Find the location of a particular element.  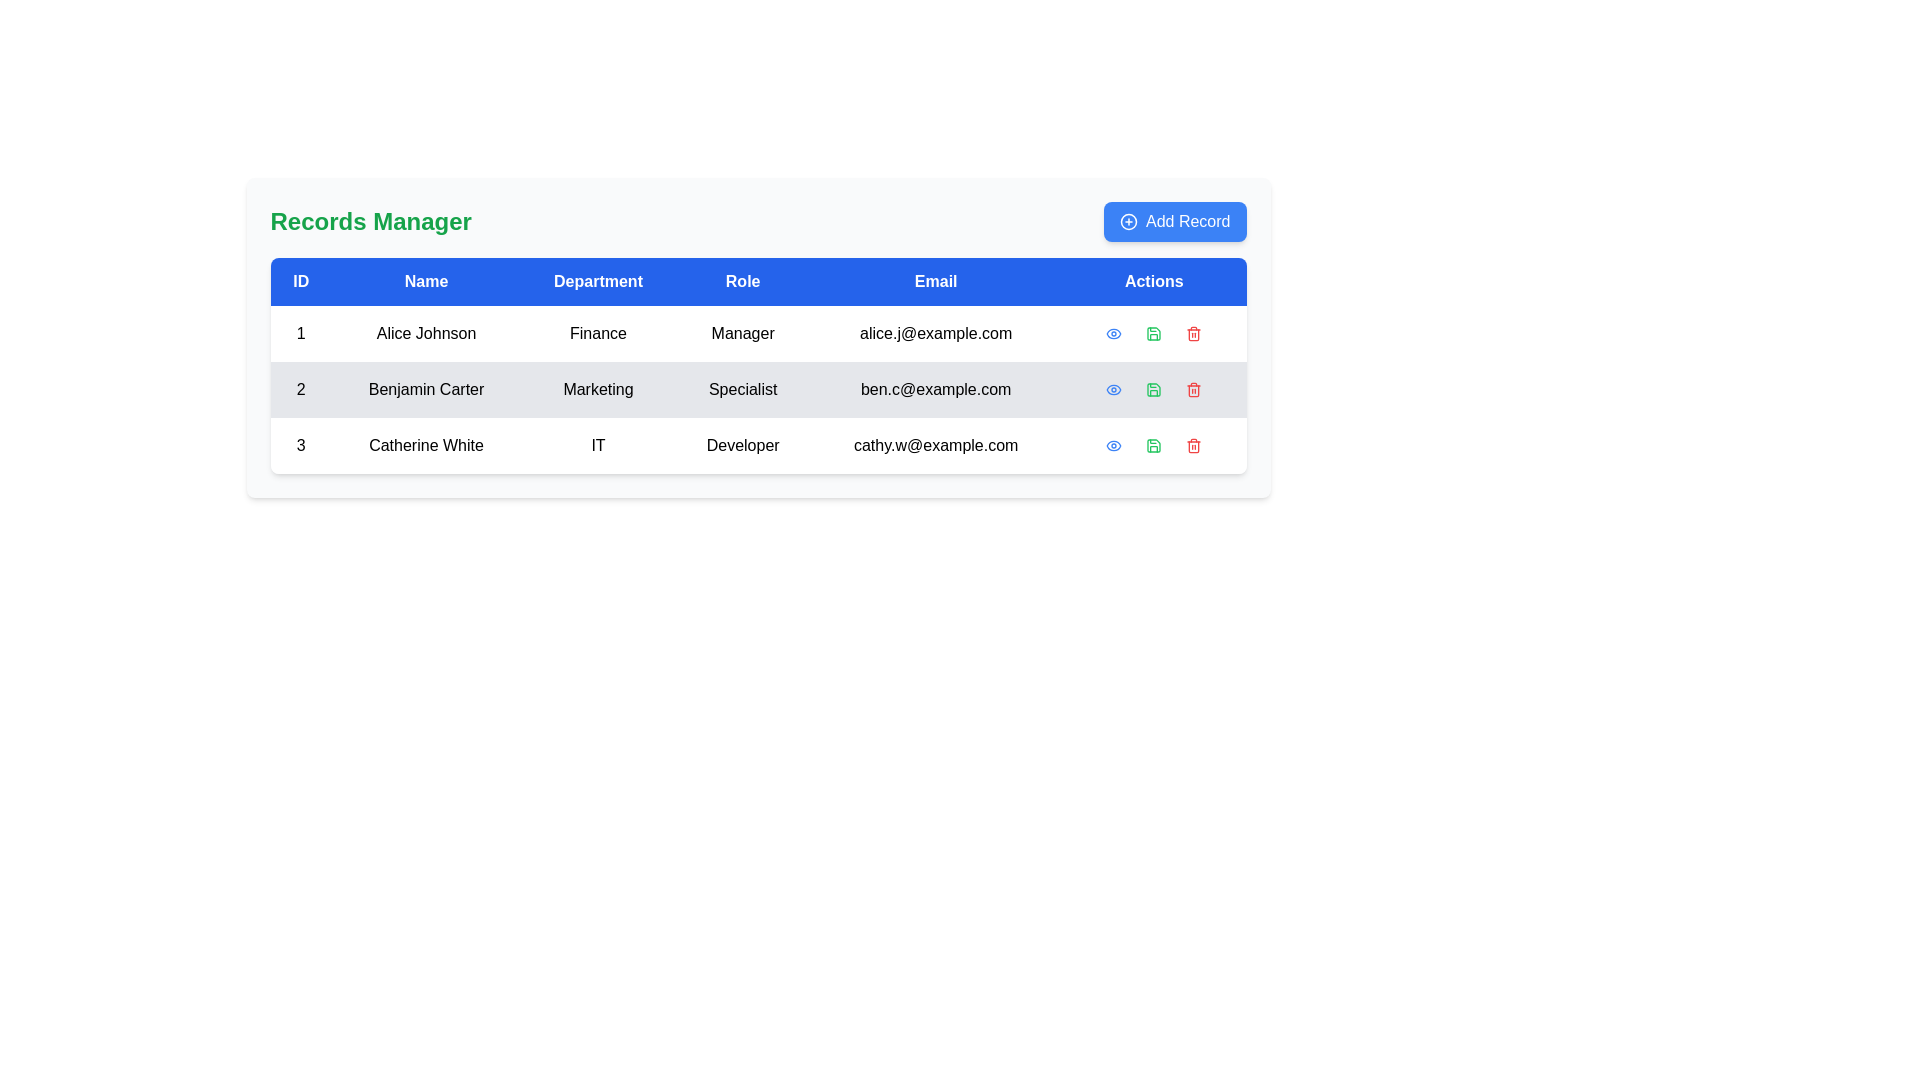

the blue eye icon in the Actions column of the first row in the table is located at coordinates (1113, 333).